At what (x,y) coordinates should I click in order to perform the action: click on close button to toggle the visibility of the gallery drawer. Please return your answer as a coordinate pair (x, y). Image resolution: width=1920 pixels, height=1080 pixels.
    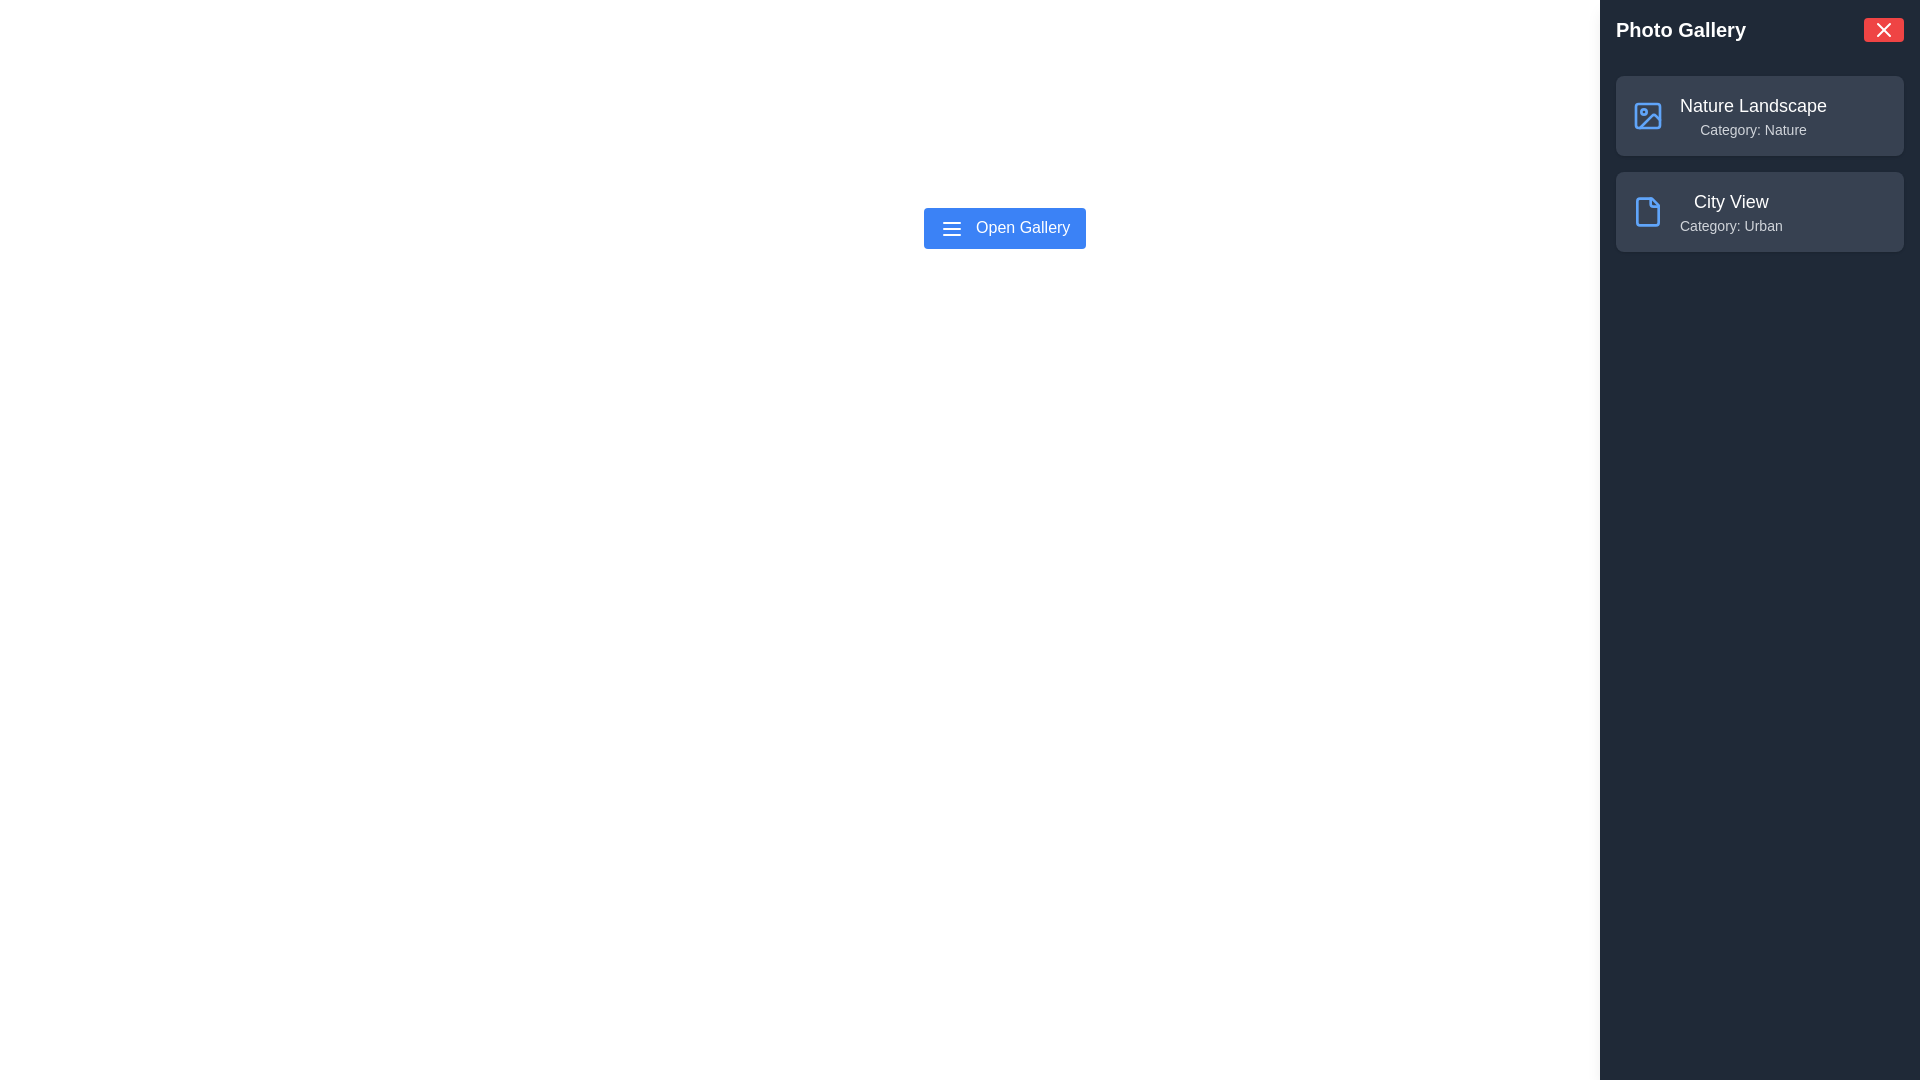
    Looking at the image, I should click on (1882, 30).